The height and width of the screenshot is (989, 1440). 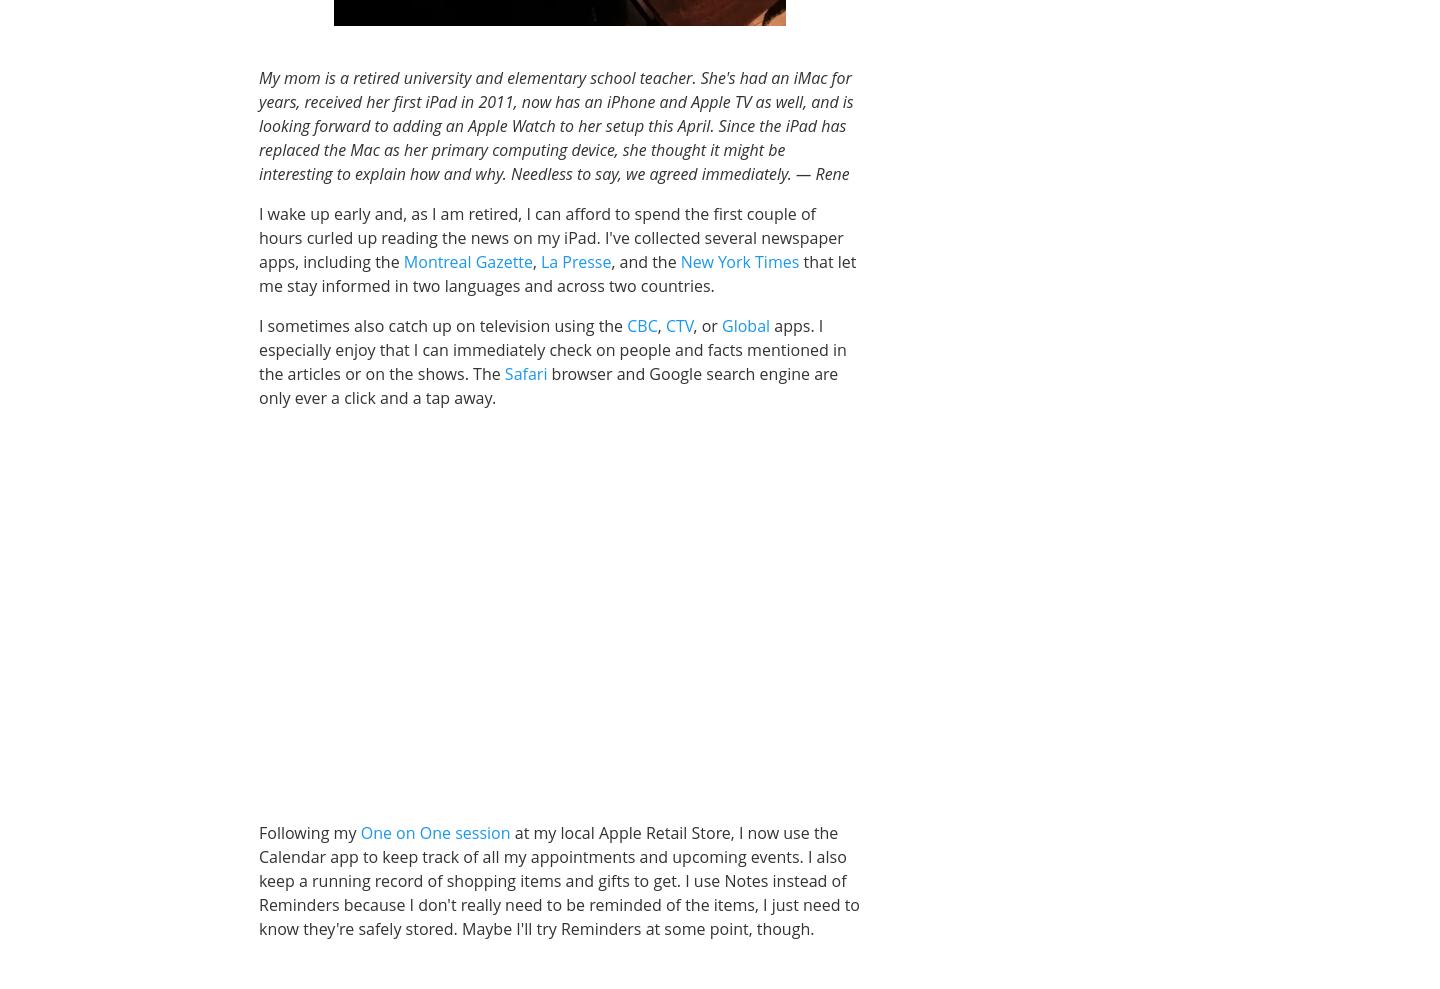 What do you see at coordinates (738, 259) in the screenshot?
I see `'New York Times'` at bounding box center [738, 259].